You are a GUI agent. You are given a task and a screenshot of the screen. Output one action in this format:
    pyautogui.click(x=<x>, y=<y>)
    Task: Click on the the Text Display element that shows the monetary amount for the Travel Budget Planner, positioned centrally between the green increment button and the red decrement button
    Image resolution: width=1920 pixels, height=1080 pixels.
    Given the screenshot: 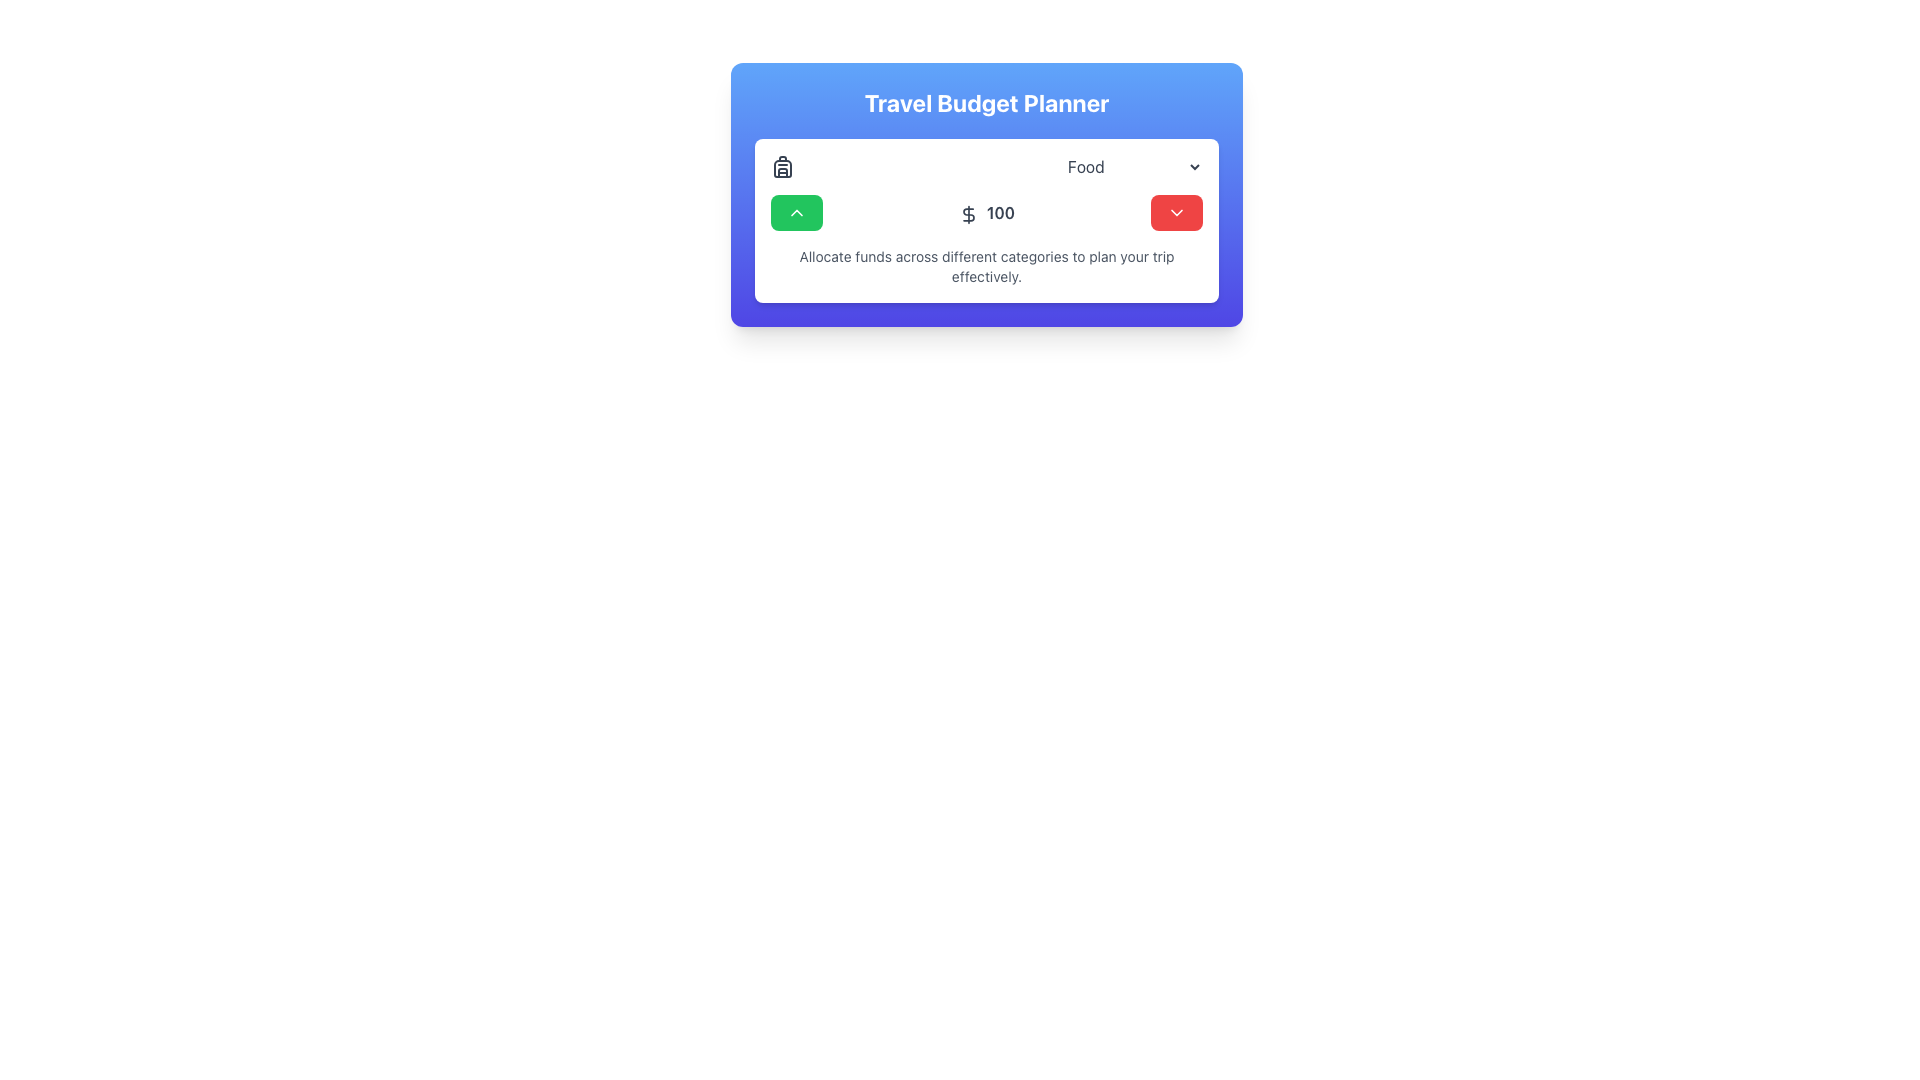 What is the action you would take?
    pyautogui.click(x=987, y=212)
    